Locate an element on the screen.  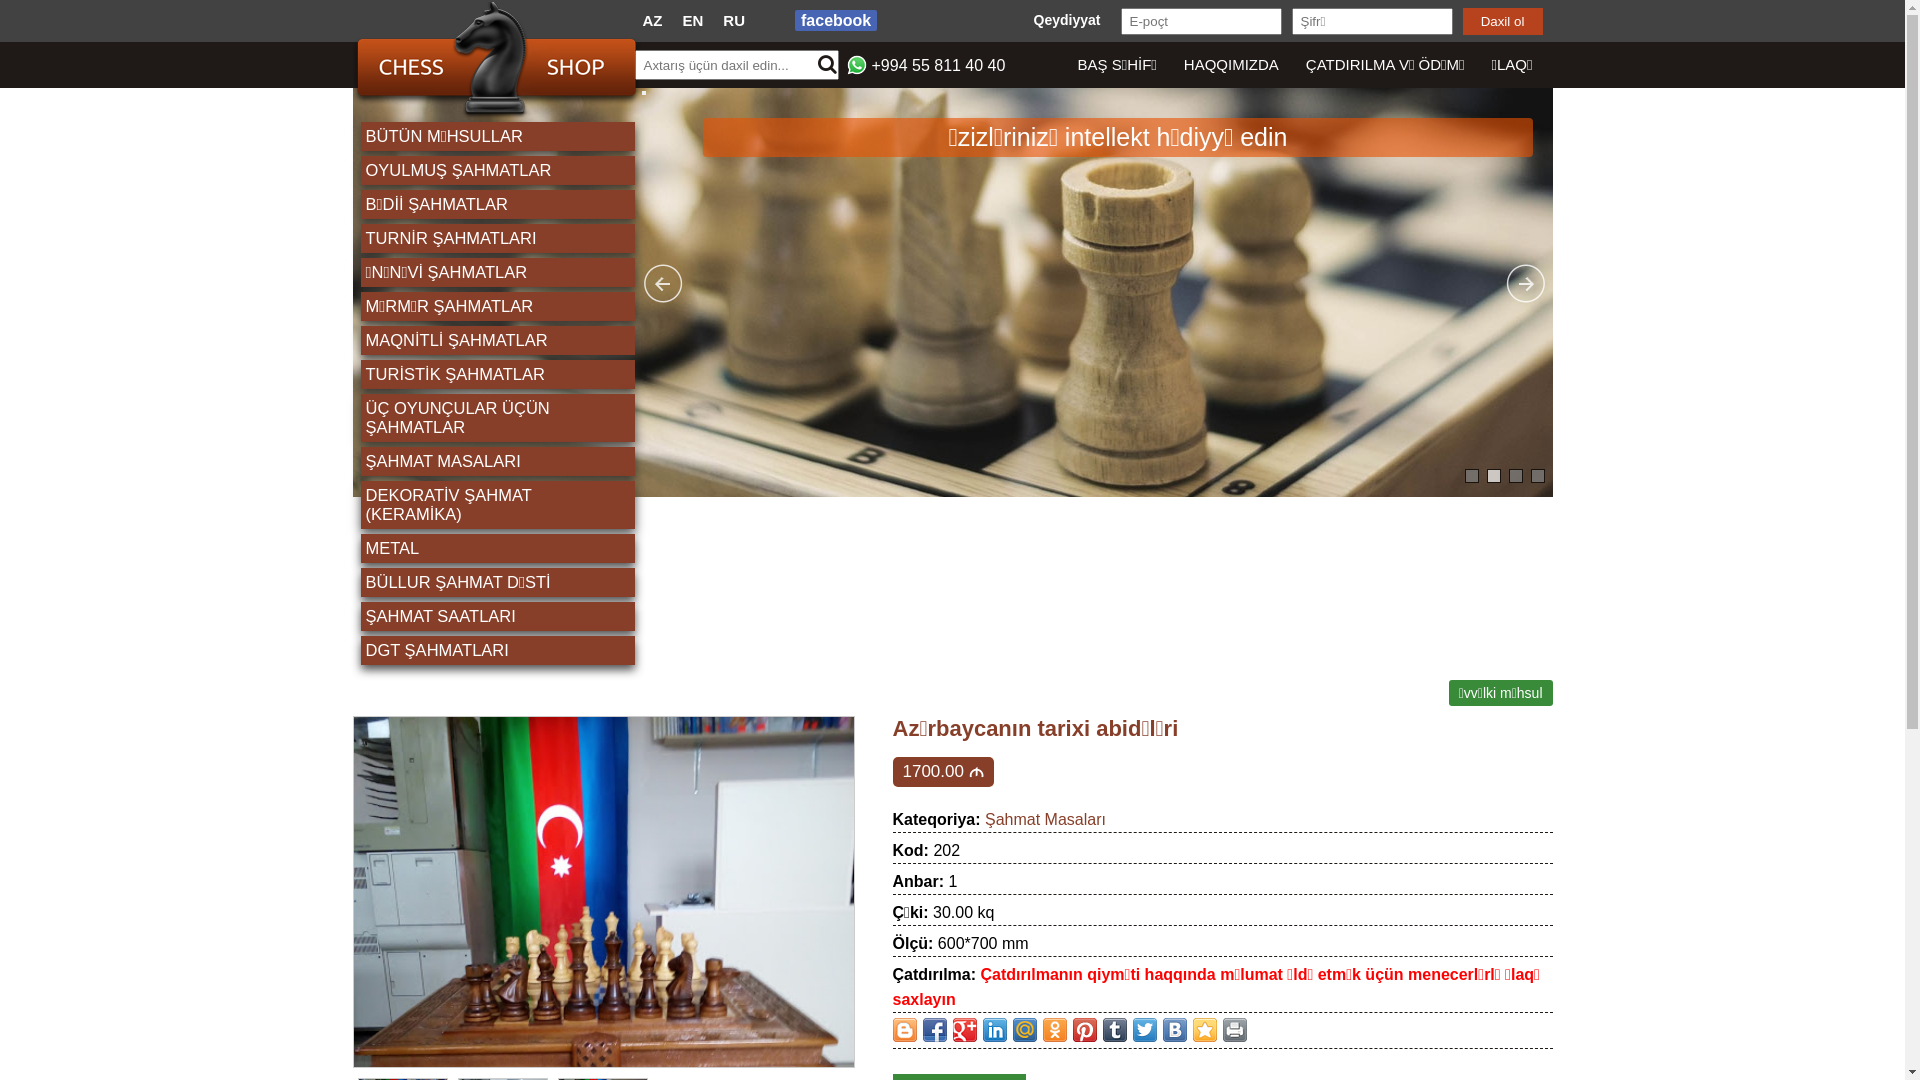
'+994 55 811 40 40' is located at coordinates (938, 64).